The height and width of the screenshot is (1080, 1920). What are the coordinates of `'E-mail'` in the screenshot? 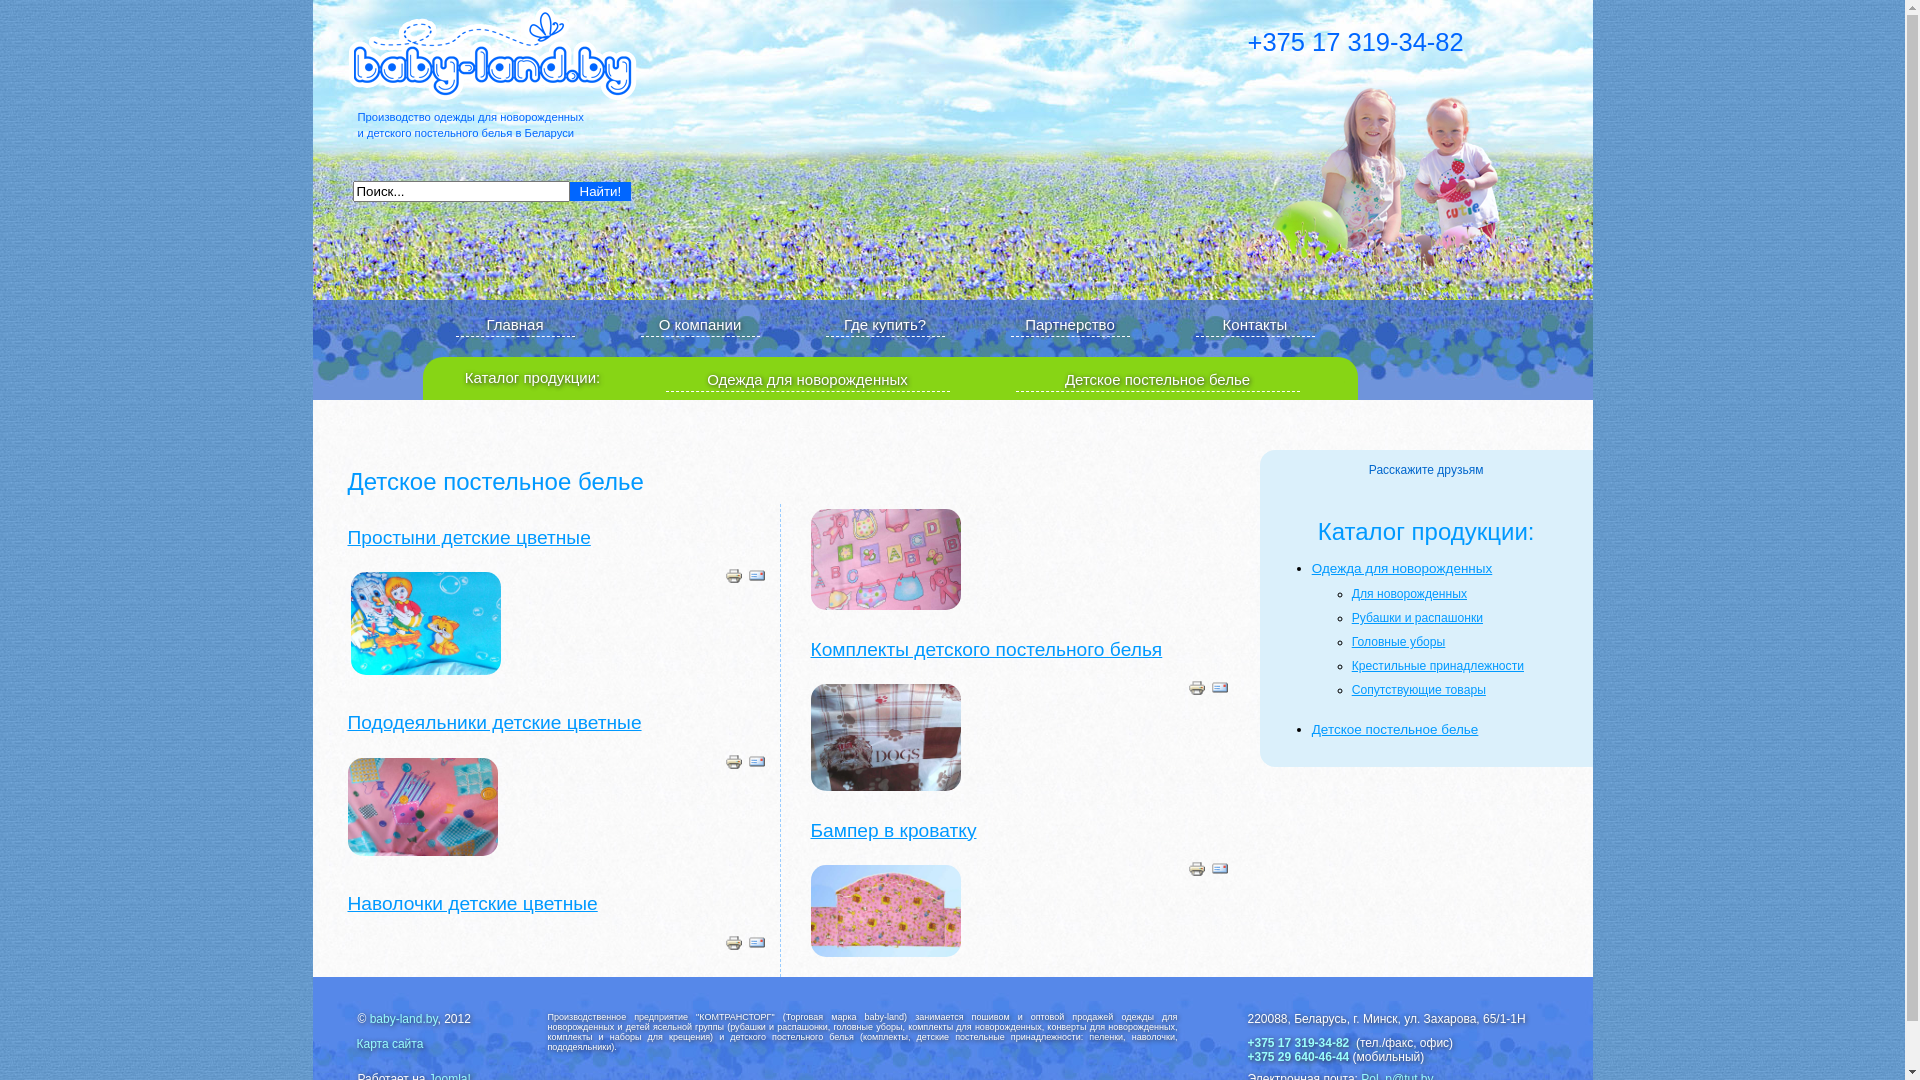 It's located at (1218, 693).